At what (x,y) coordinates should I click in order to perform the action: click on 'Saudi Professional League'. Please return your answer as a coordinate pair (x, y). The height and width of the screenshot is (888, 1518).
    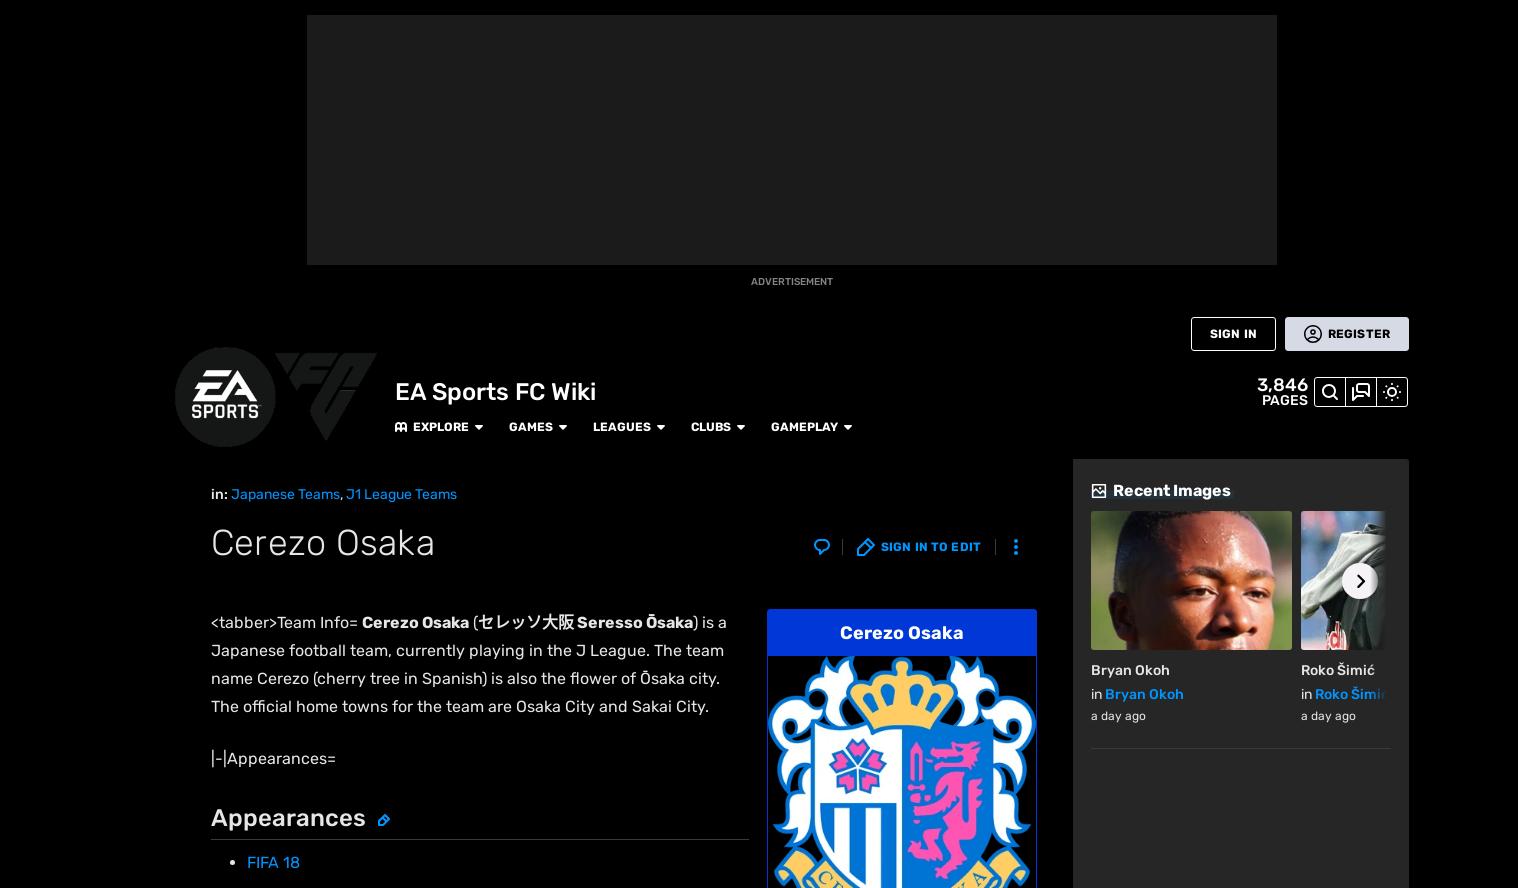
    Looking at the image, I should click on (731, 722).